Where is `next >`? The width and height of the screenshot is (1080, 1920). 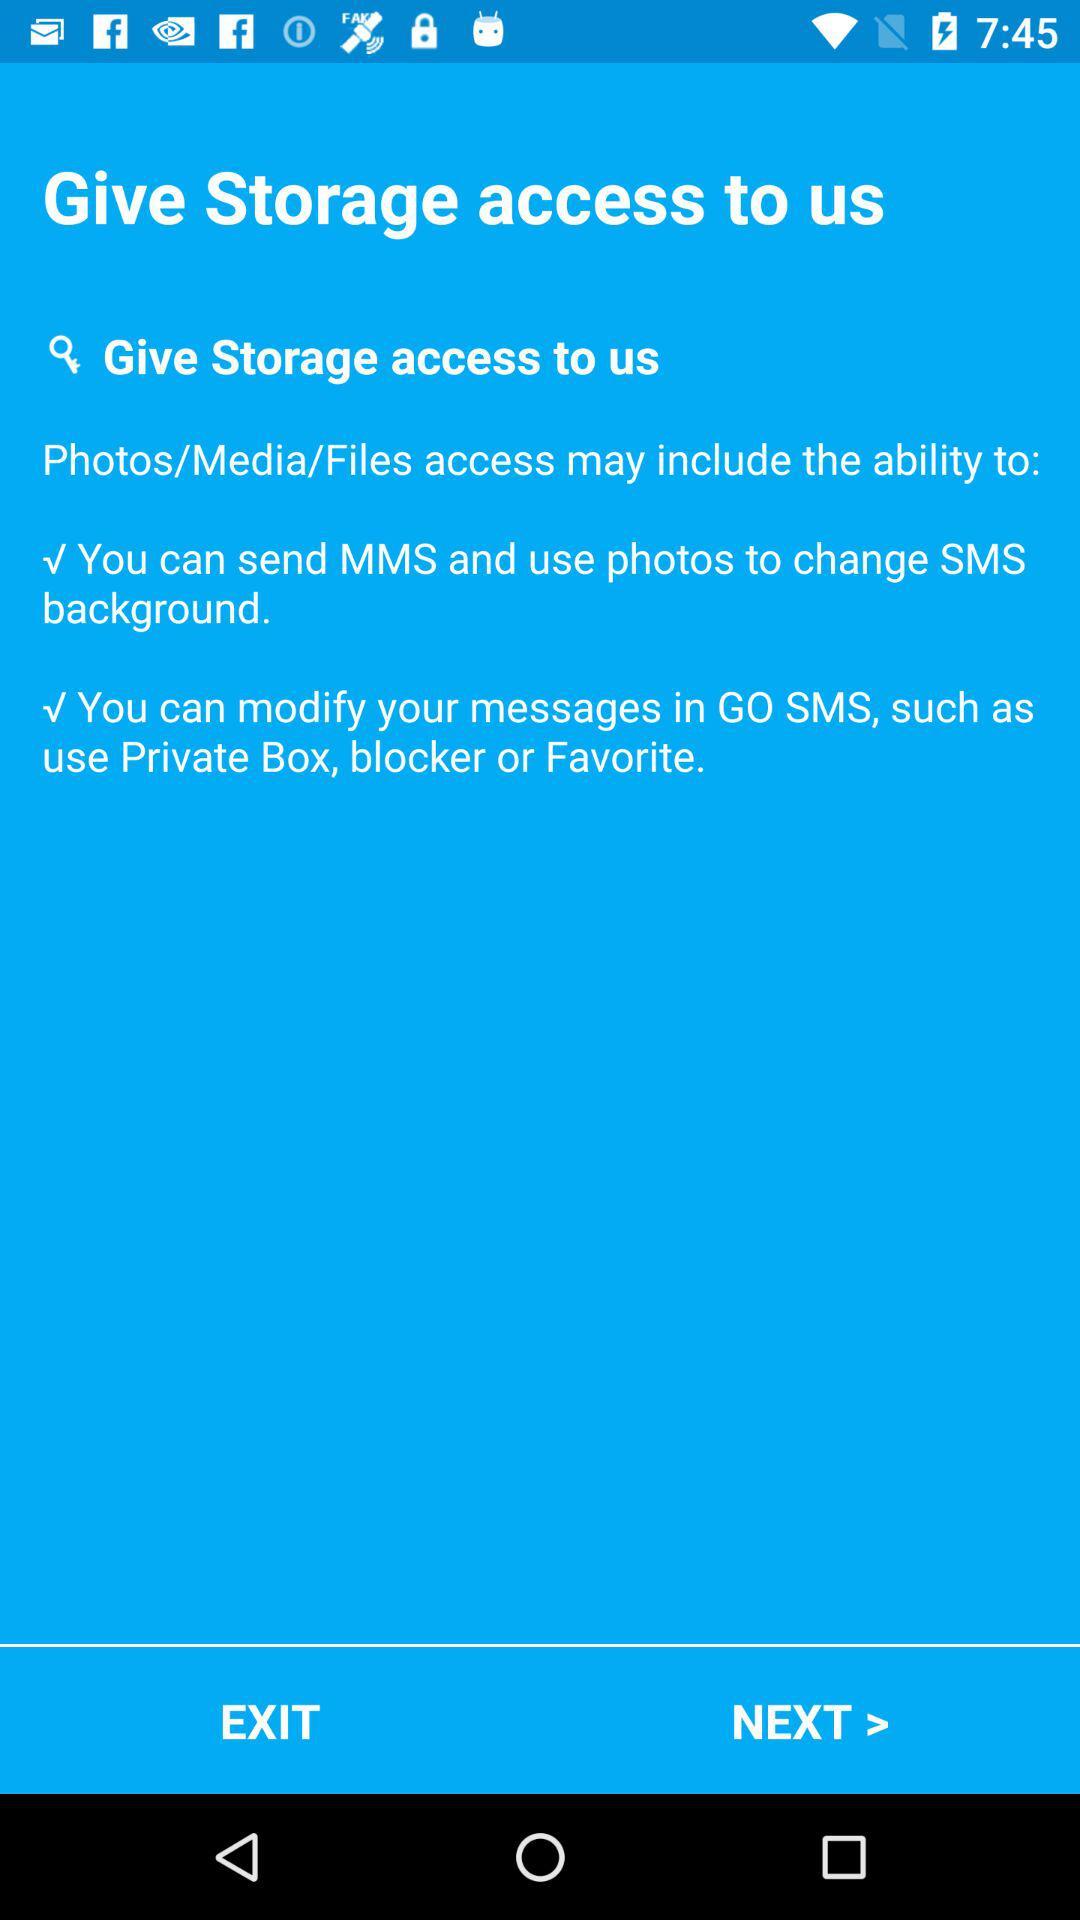 next > is located at coordinates (810, 1719).